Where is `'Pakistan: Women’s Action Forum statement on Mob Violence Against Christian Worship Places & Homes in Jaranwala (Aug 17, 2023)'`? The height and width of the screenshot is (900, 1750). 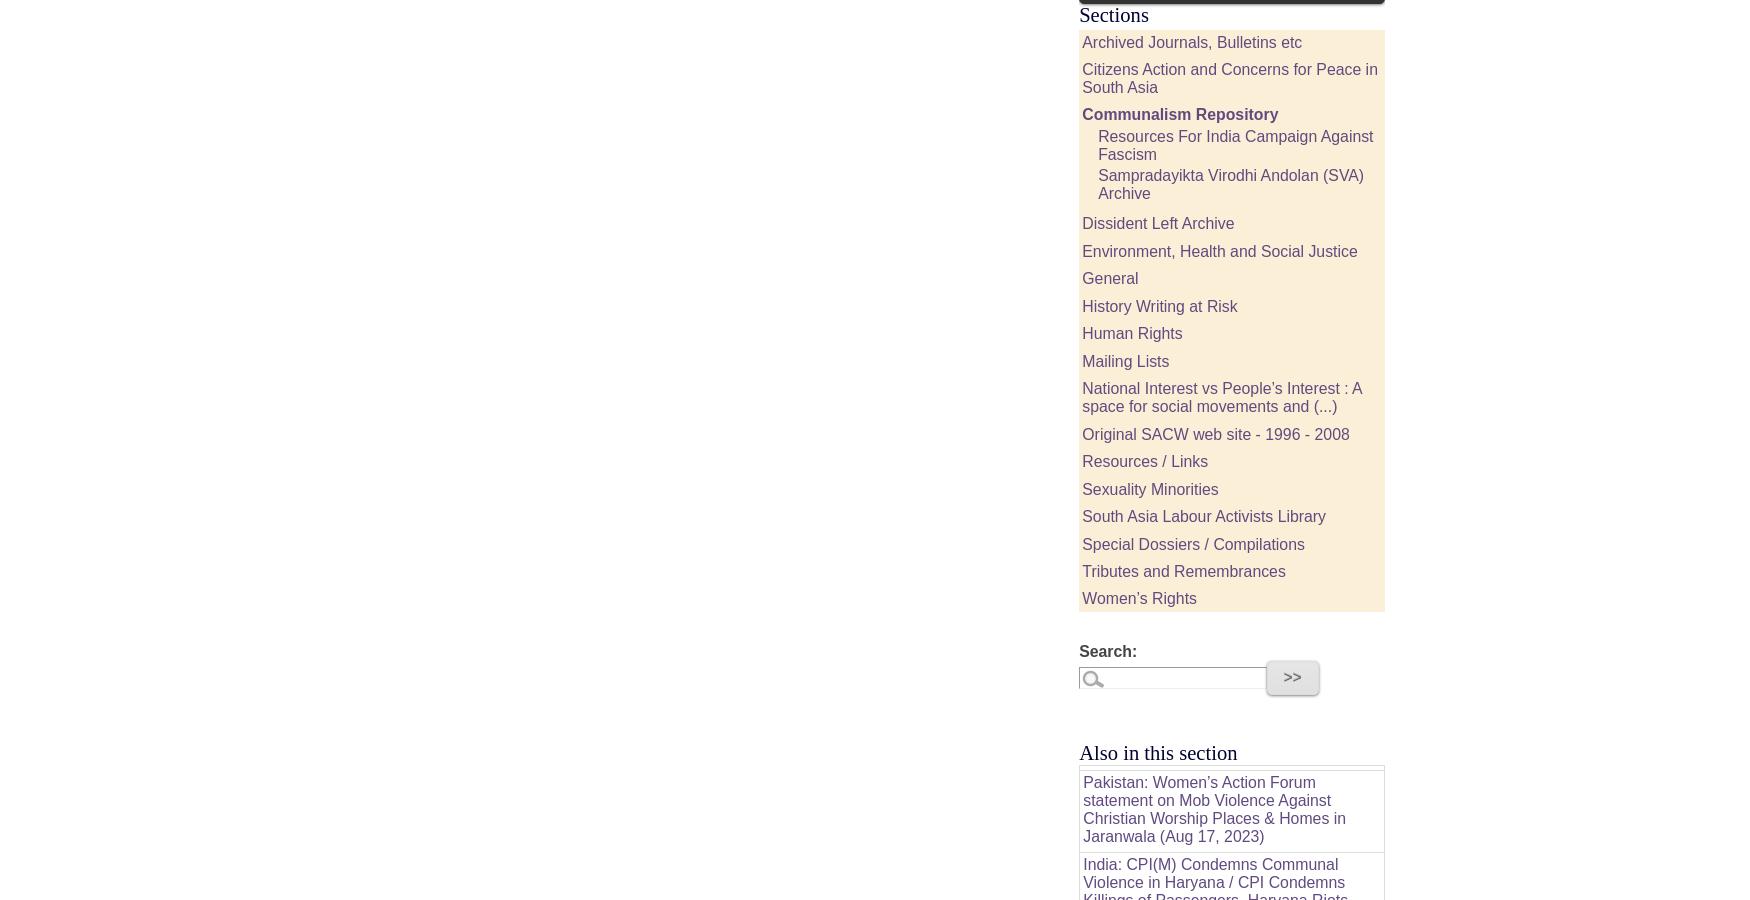
'Pakistan: Women’s Action Forum statement on Mob Violence Against Christian Worship Places & Homes in Jaranwala (Aug 17, 2023)' is located at coordinates (1214, 808).